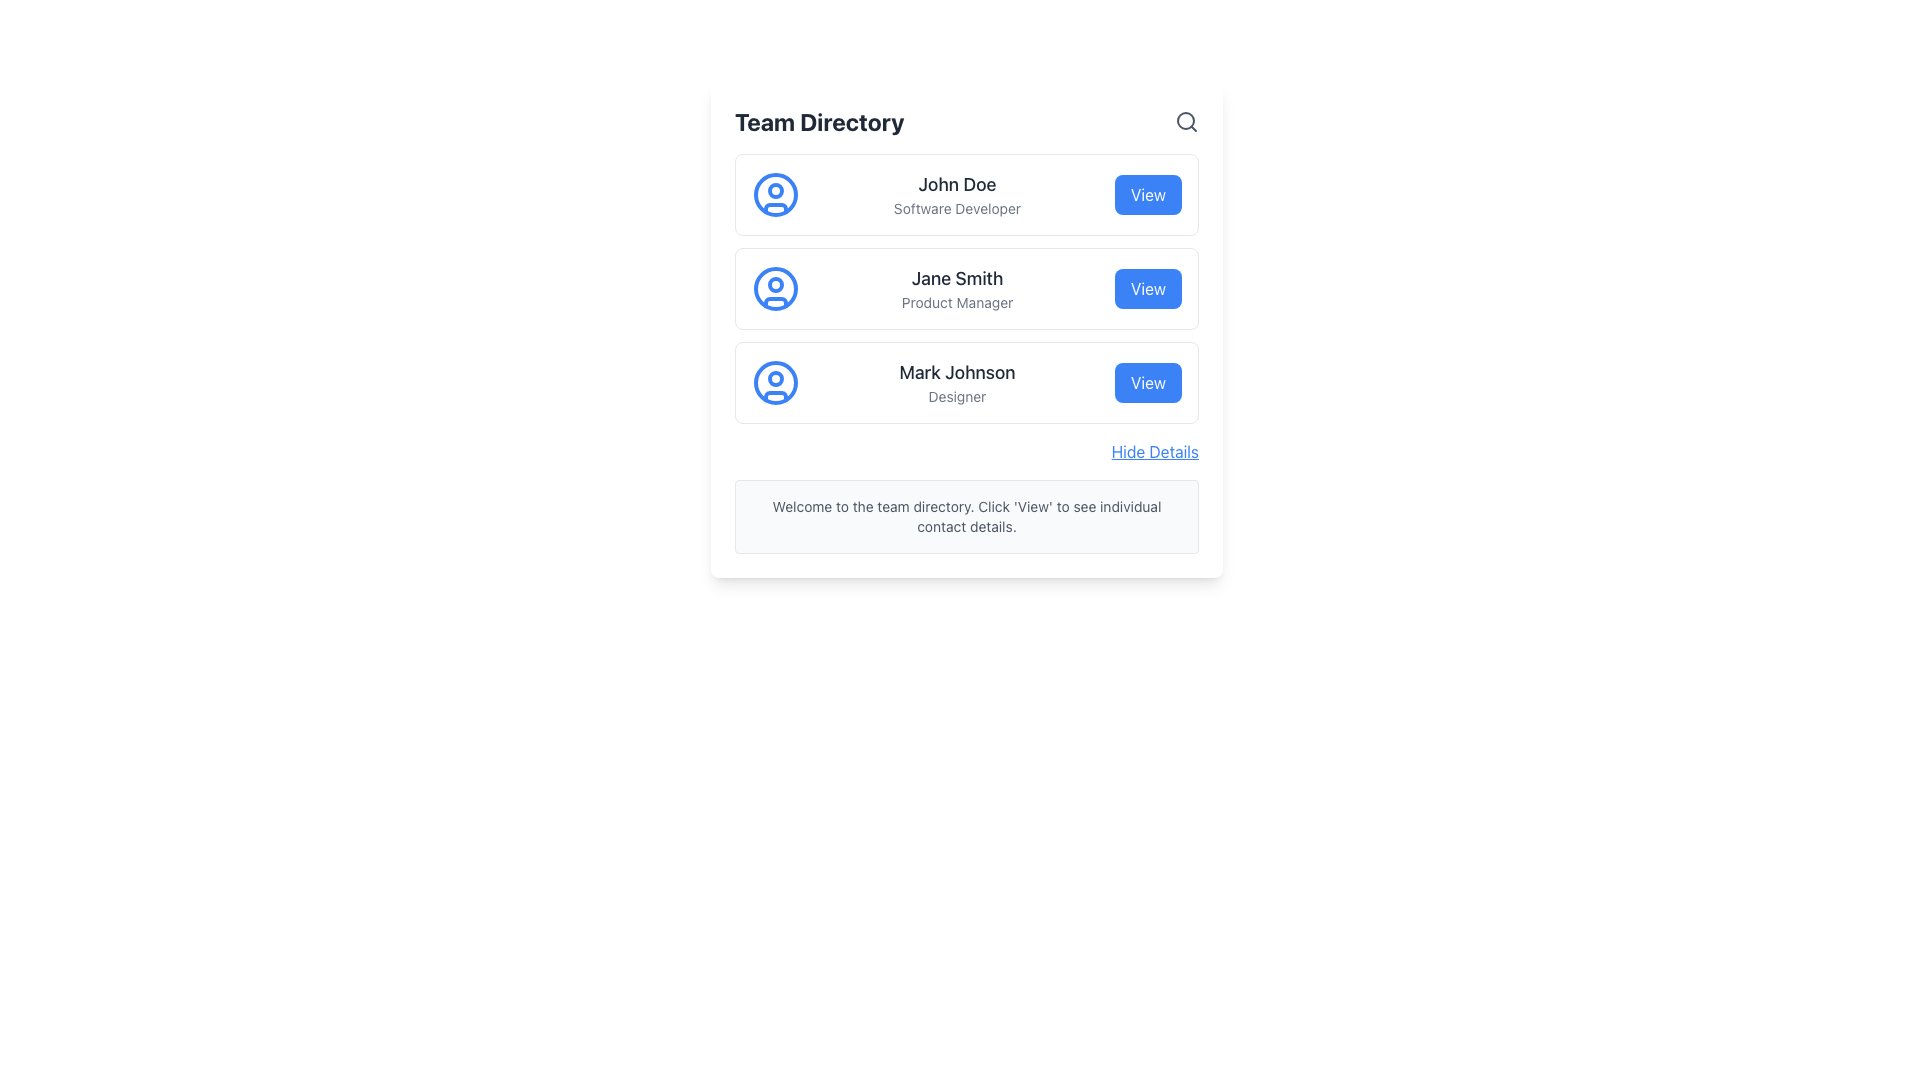 The height and width of the screenshot is (1080, 1920). What do you see at coordinates (1186, 122) in the screenshot?
I see `the magnifying glass icon located in the top-right corner of the 'Team Directory' header` at bounding box center [1186, 122].